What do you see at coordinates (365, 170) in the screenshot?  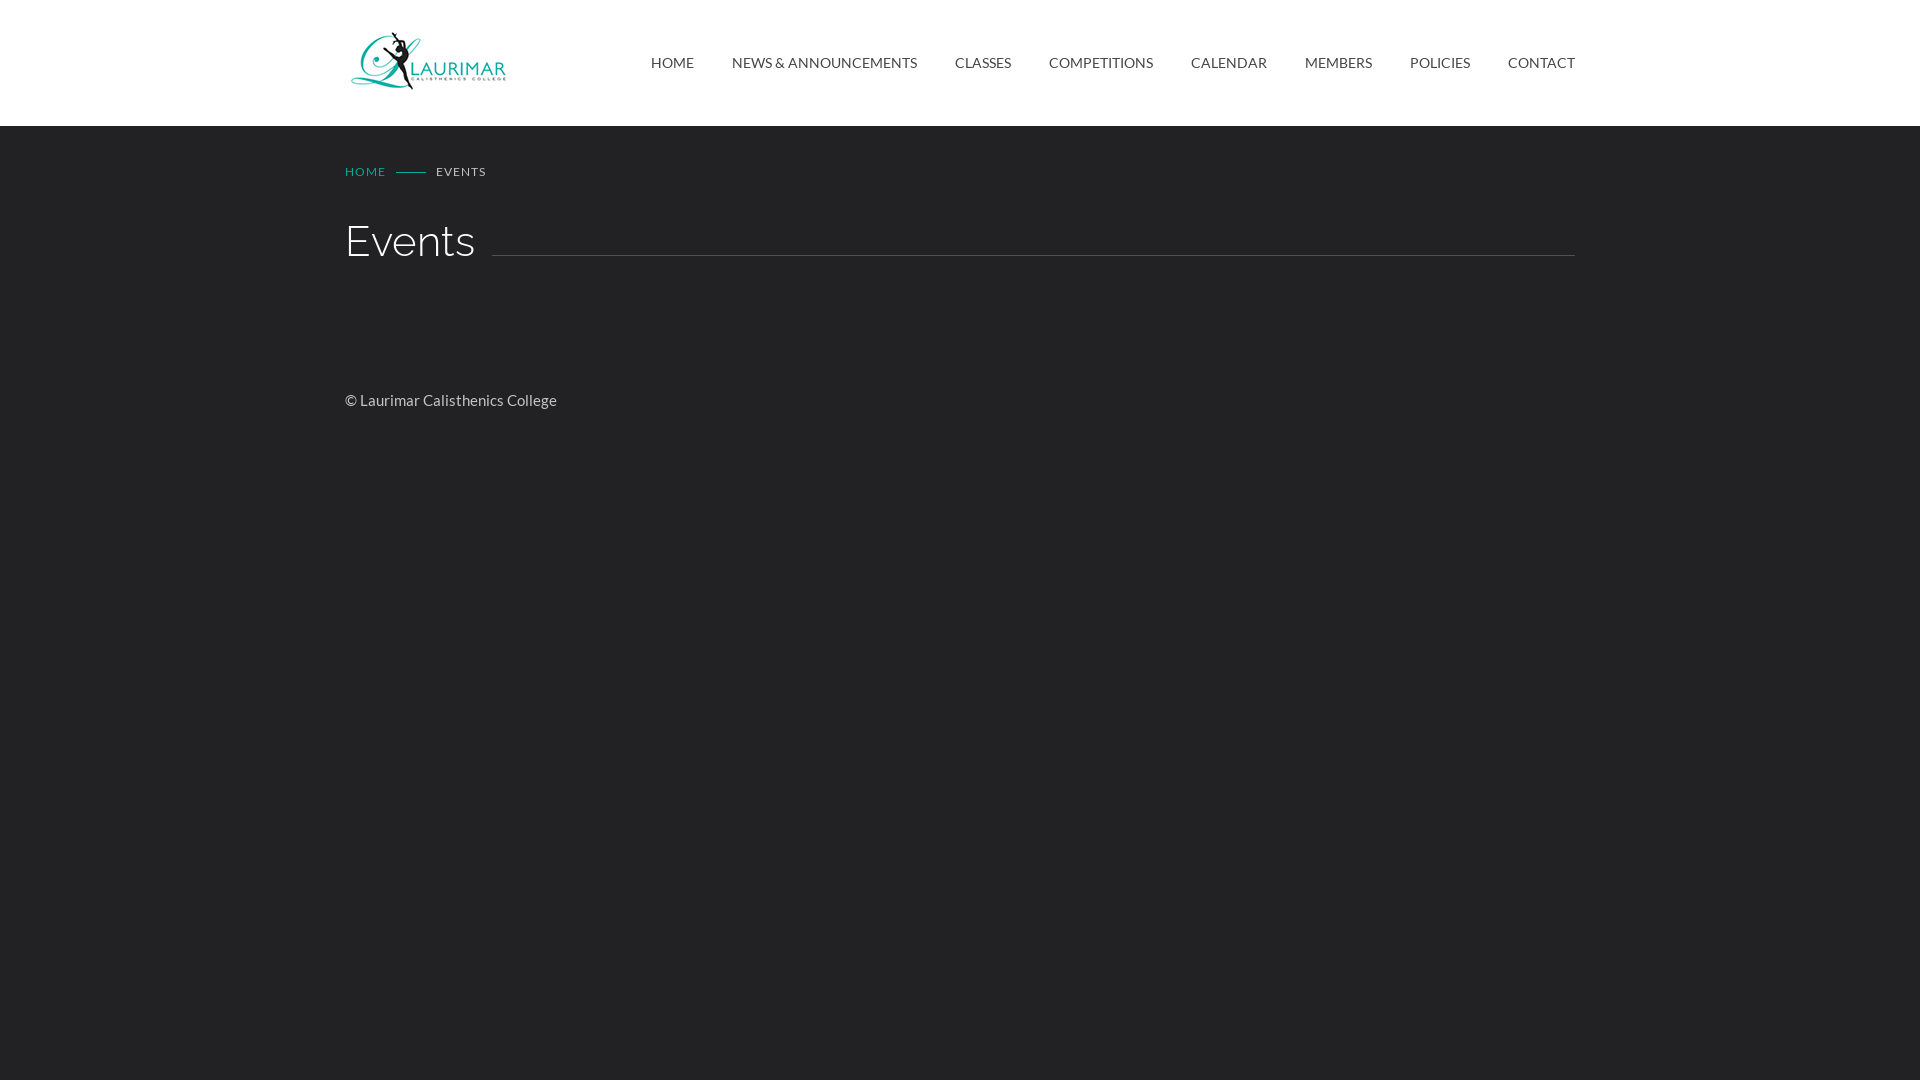 I see `'HOME'` at bounding box center [365, 170].